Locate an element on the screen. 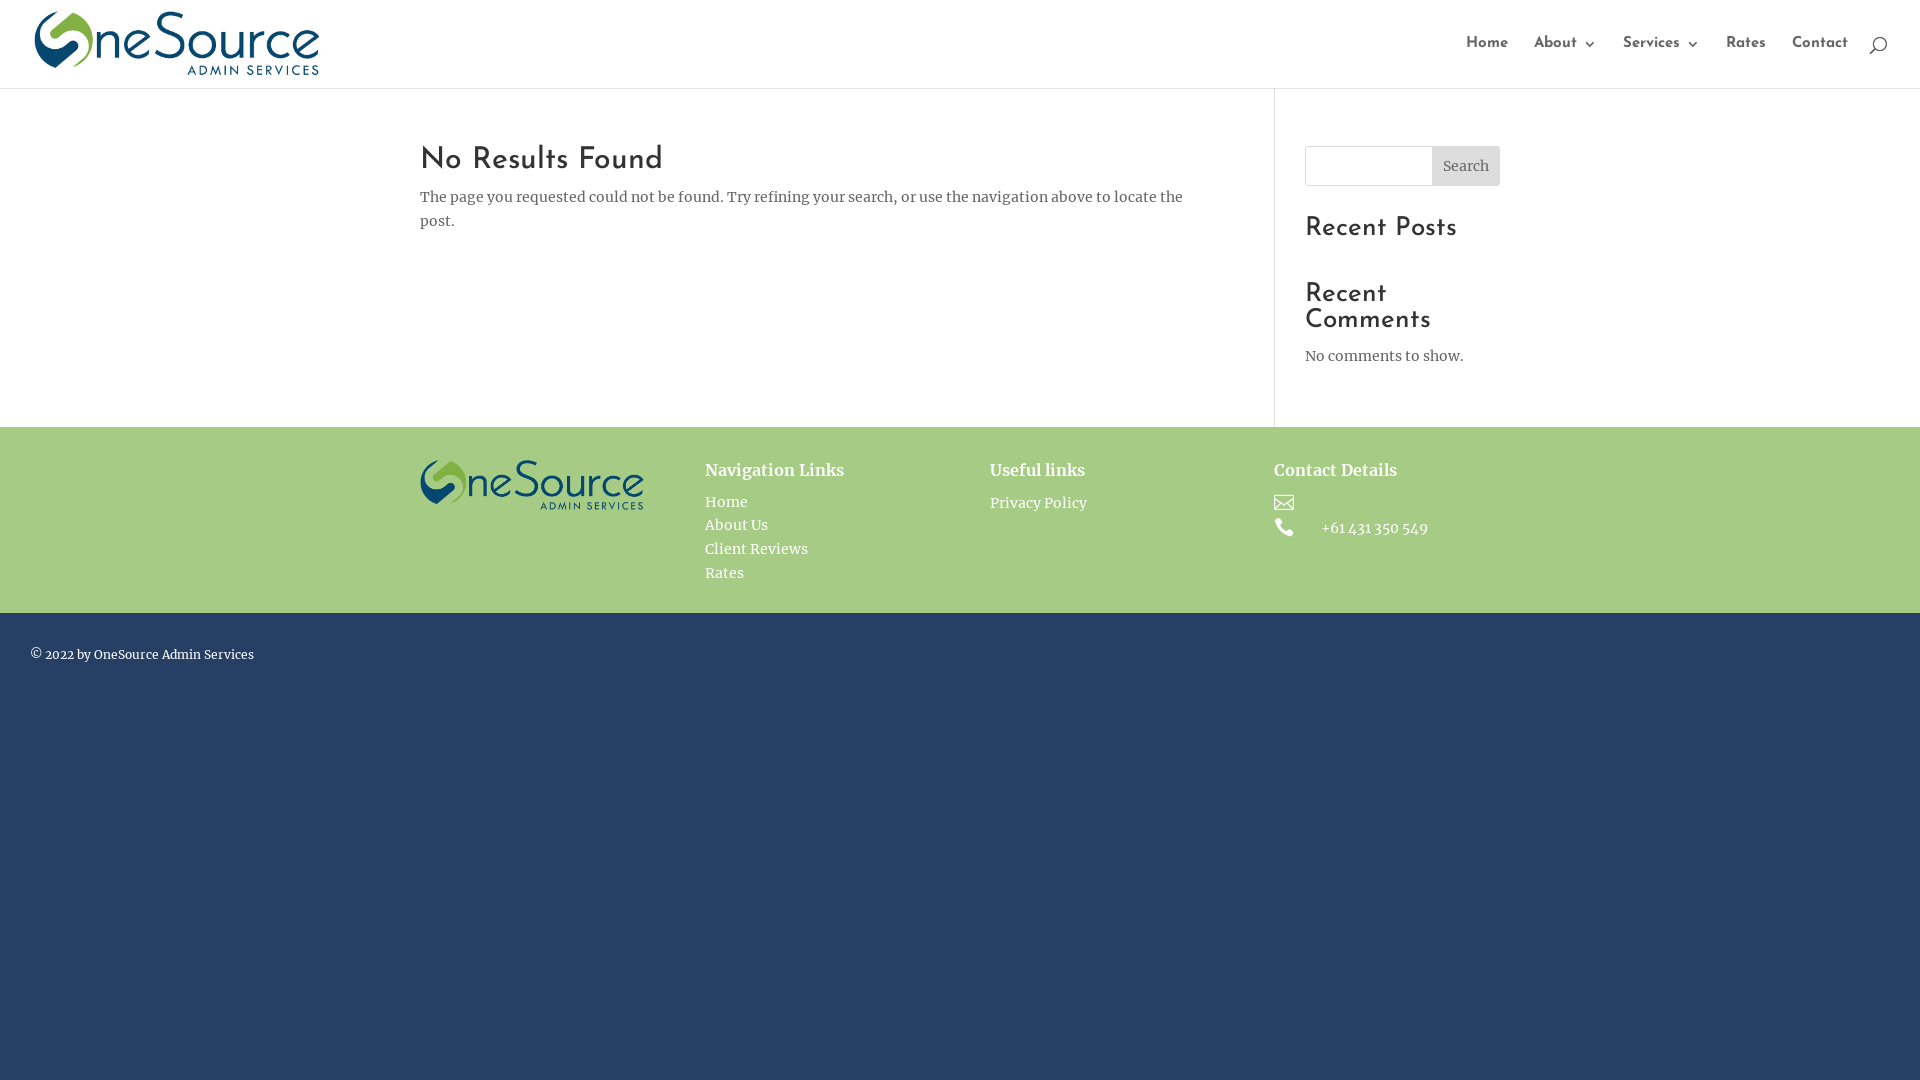 Image resolution: width=1920 pixels, height=1080 pixels. 'About Us' is located at coordinates (735, 523).